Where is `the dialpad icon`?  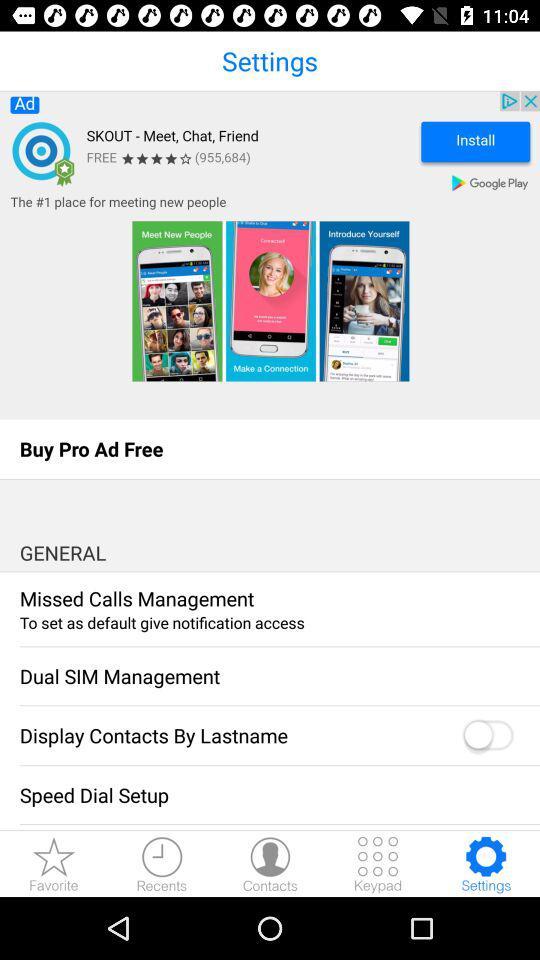
the dialpad icon is located at coordinates (378, 863).